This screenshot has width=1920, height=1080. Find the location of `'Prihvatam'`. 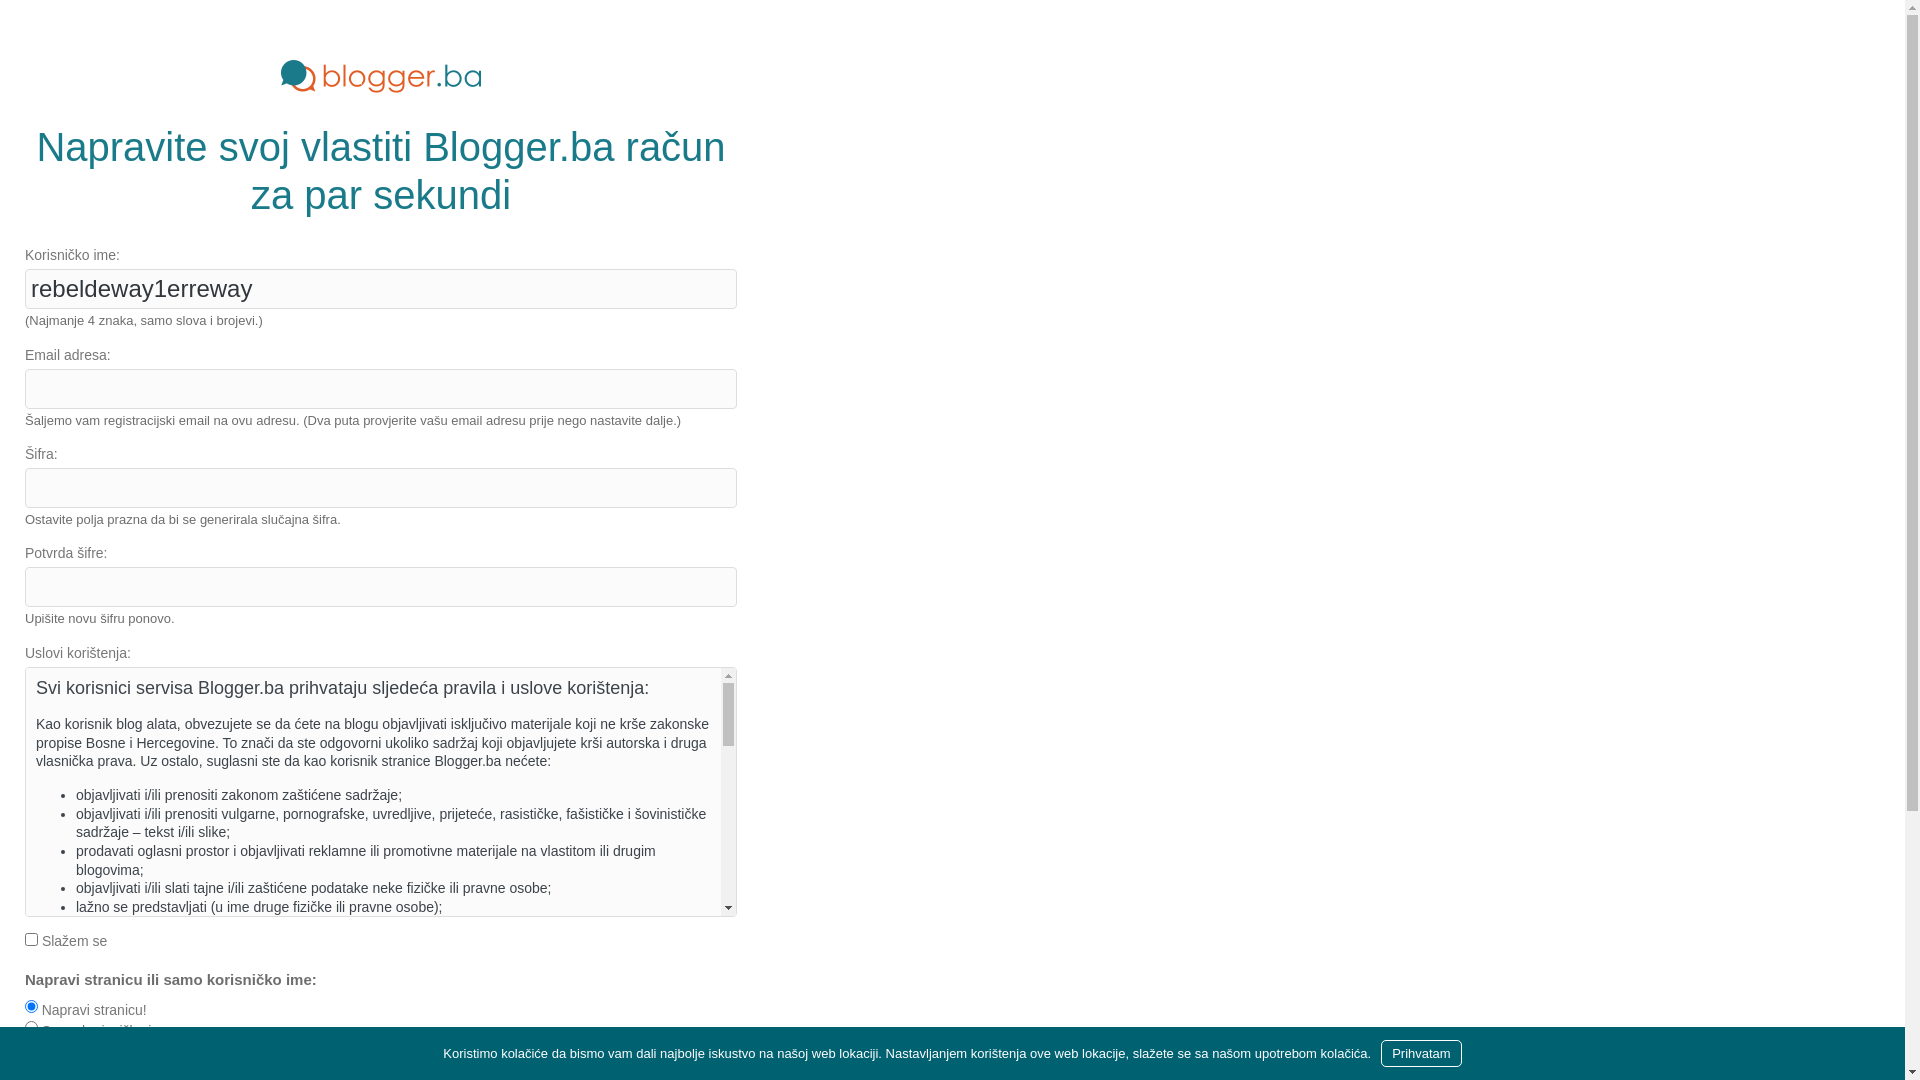

'Prihvatam' is located at coordinates (1420, 1052).